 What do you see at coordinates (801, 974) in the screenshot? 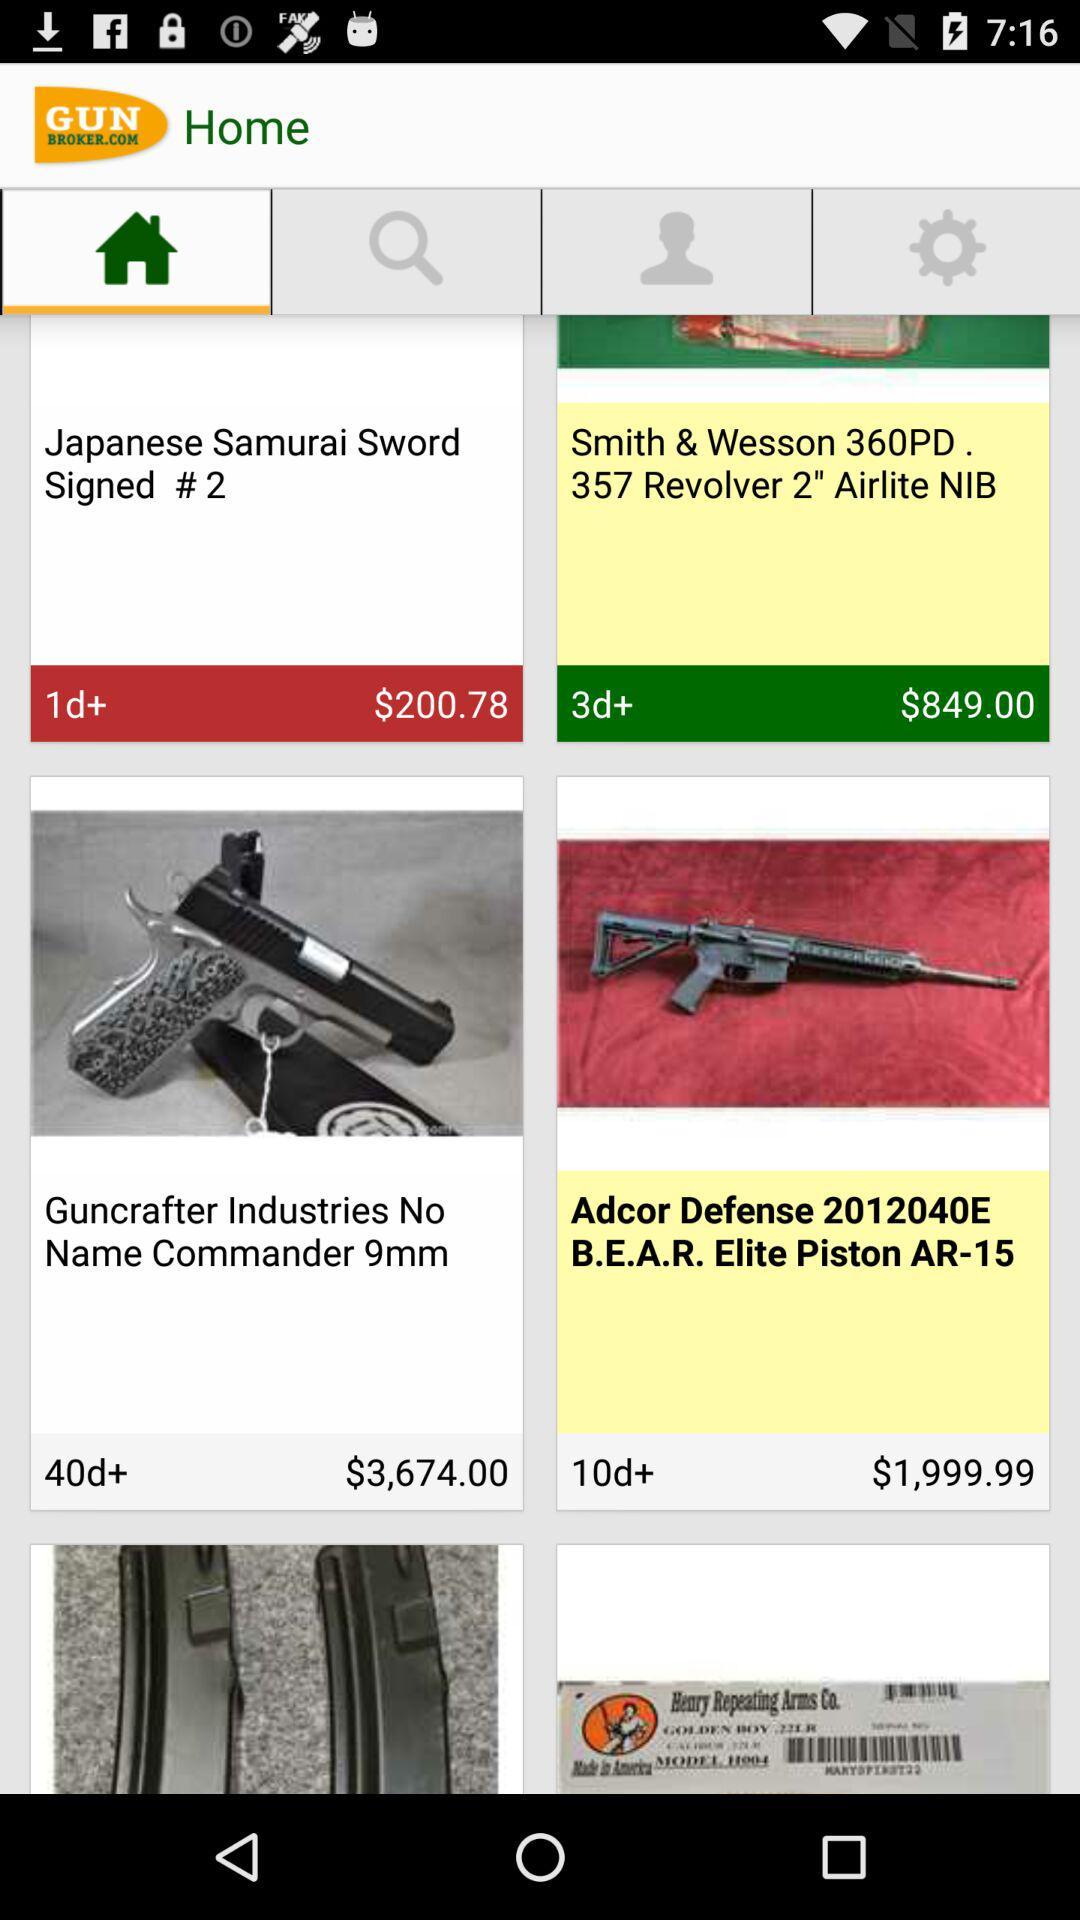
I see `the gun image below 84900` at bounding box center [801, 974].